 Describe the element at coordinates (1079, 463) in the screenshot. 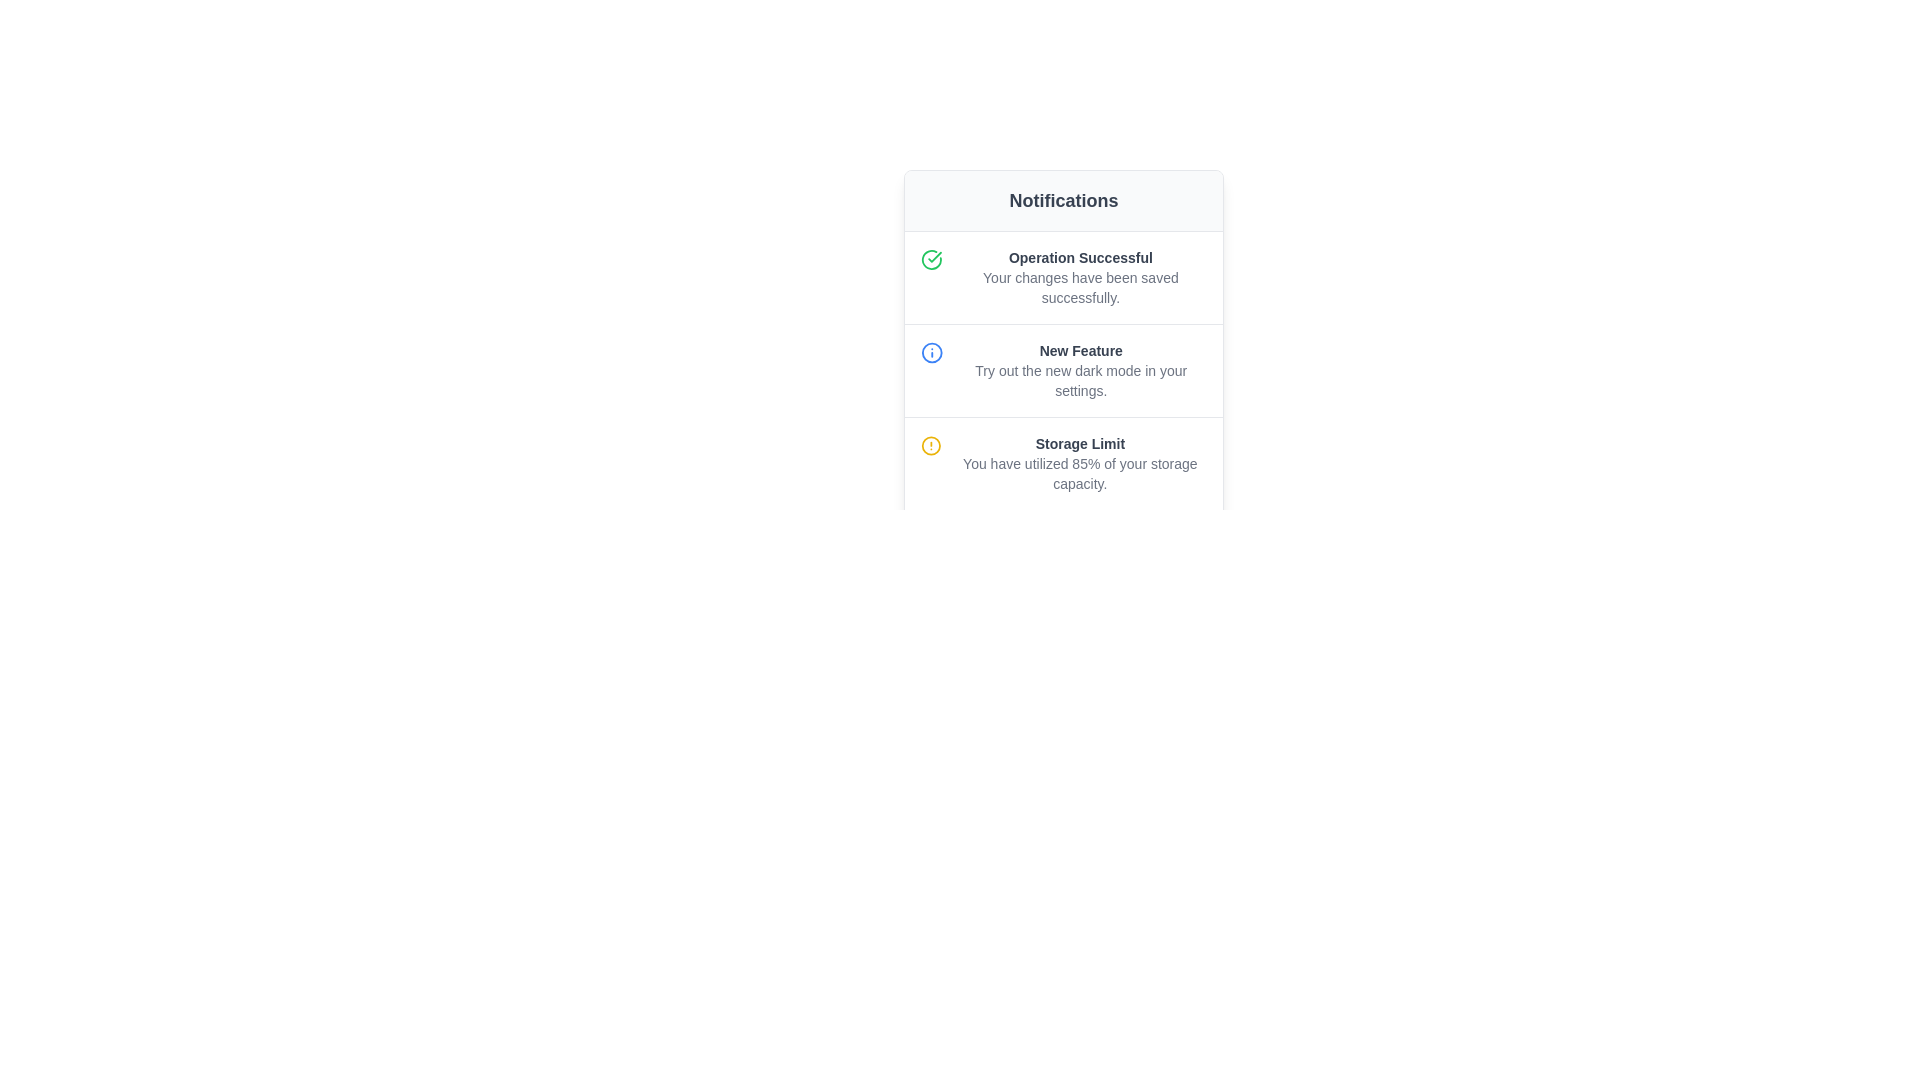

I see `the informational text block that warns about 85% storage usage, located at the bottom of the notification list under 'New Feature.'` at that location.